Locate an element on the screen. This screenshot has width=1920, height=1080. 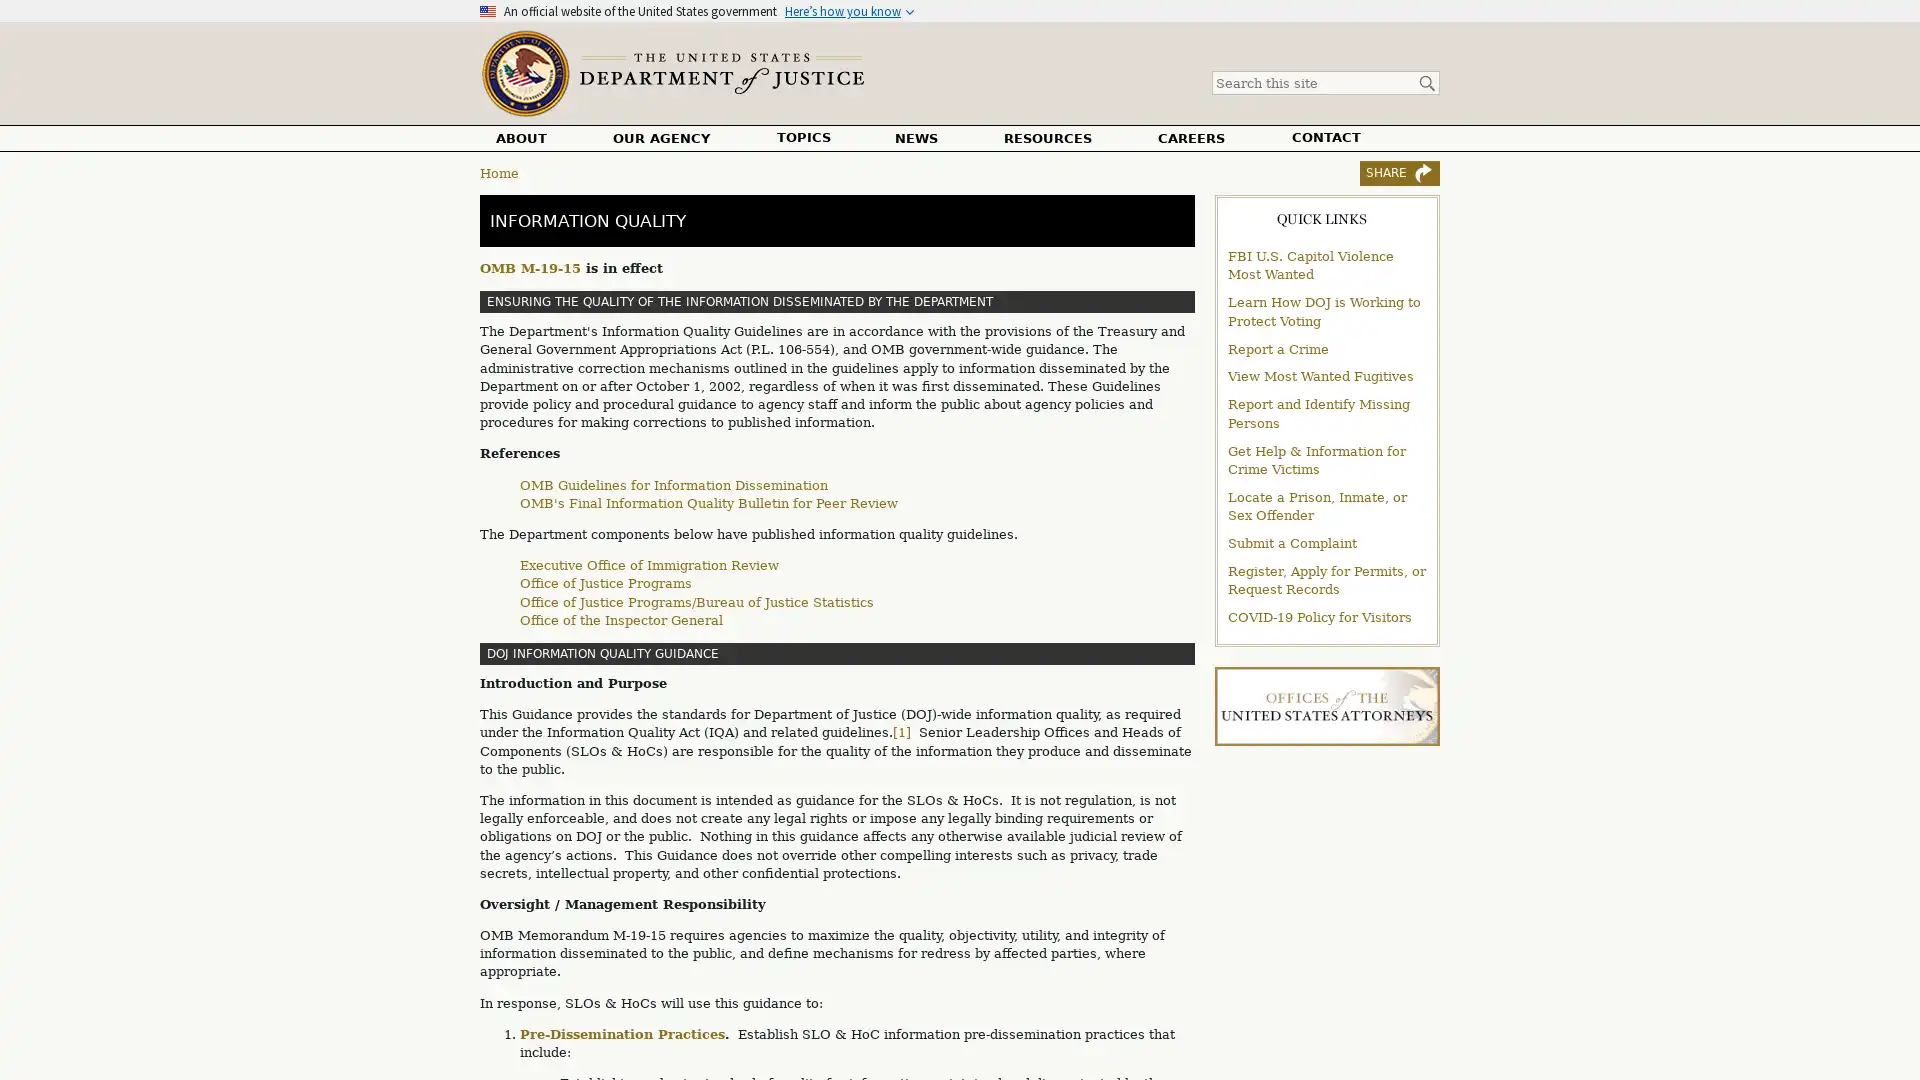
Heres how you know is located at coordinates (849, 11).